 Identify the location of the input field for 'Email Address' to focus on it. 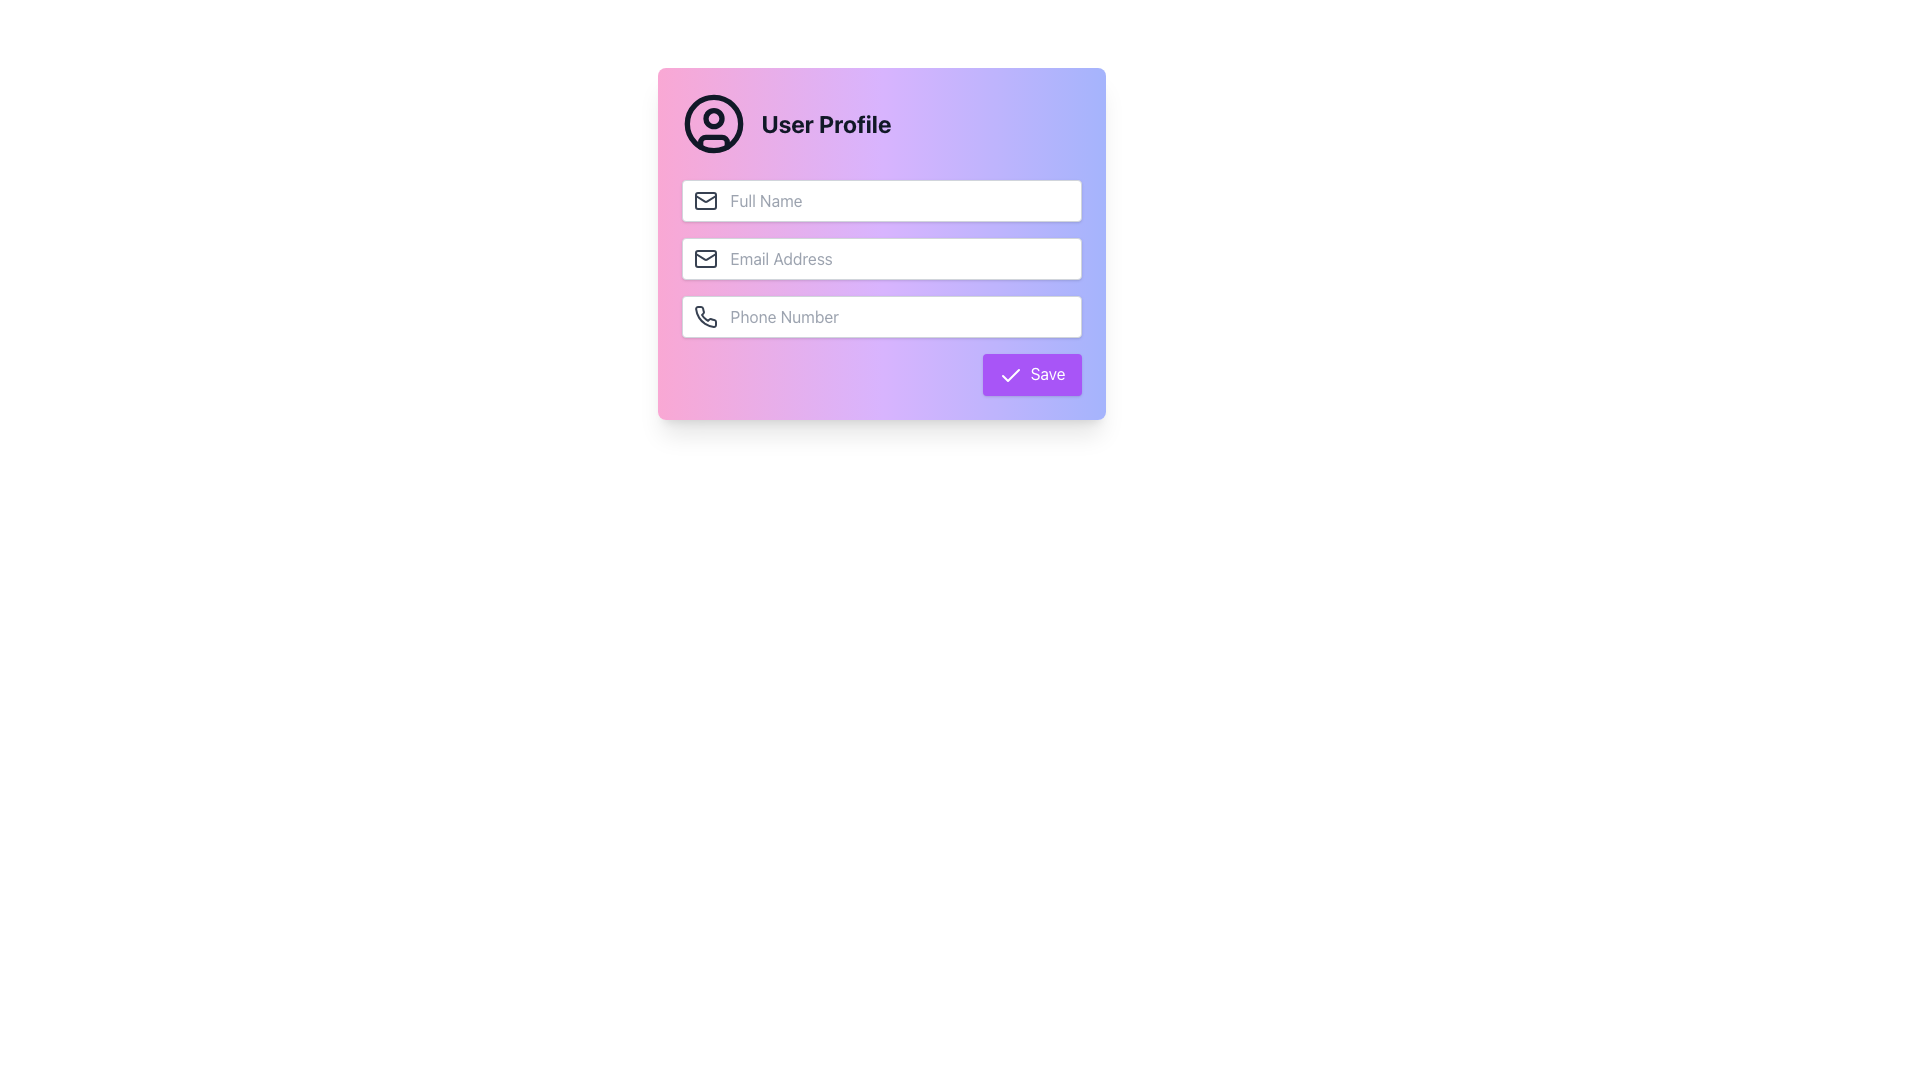
(880, 257).